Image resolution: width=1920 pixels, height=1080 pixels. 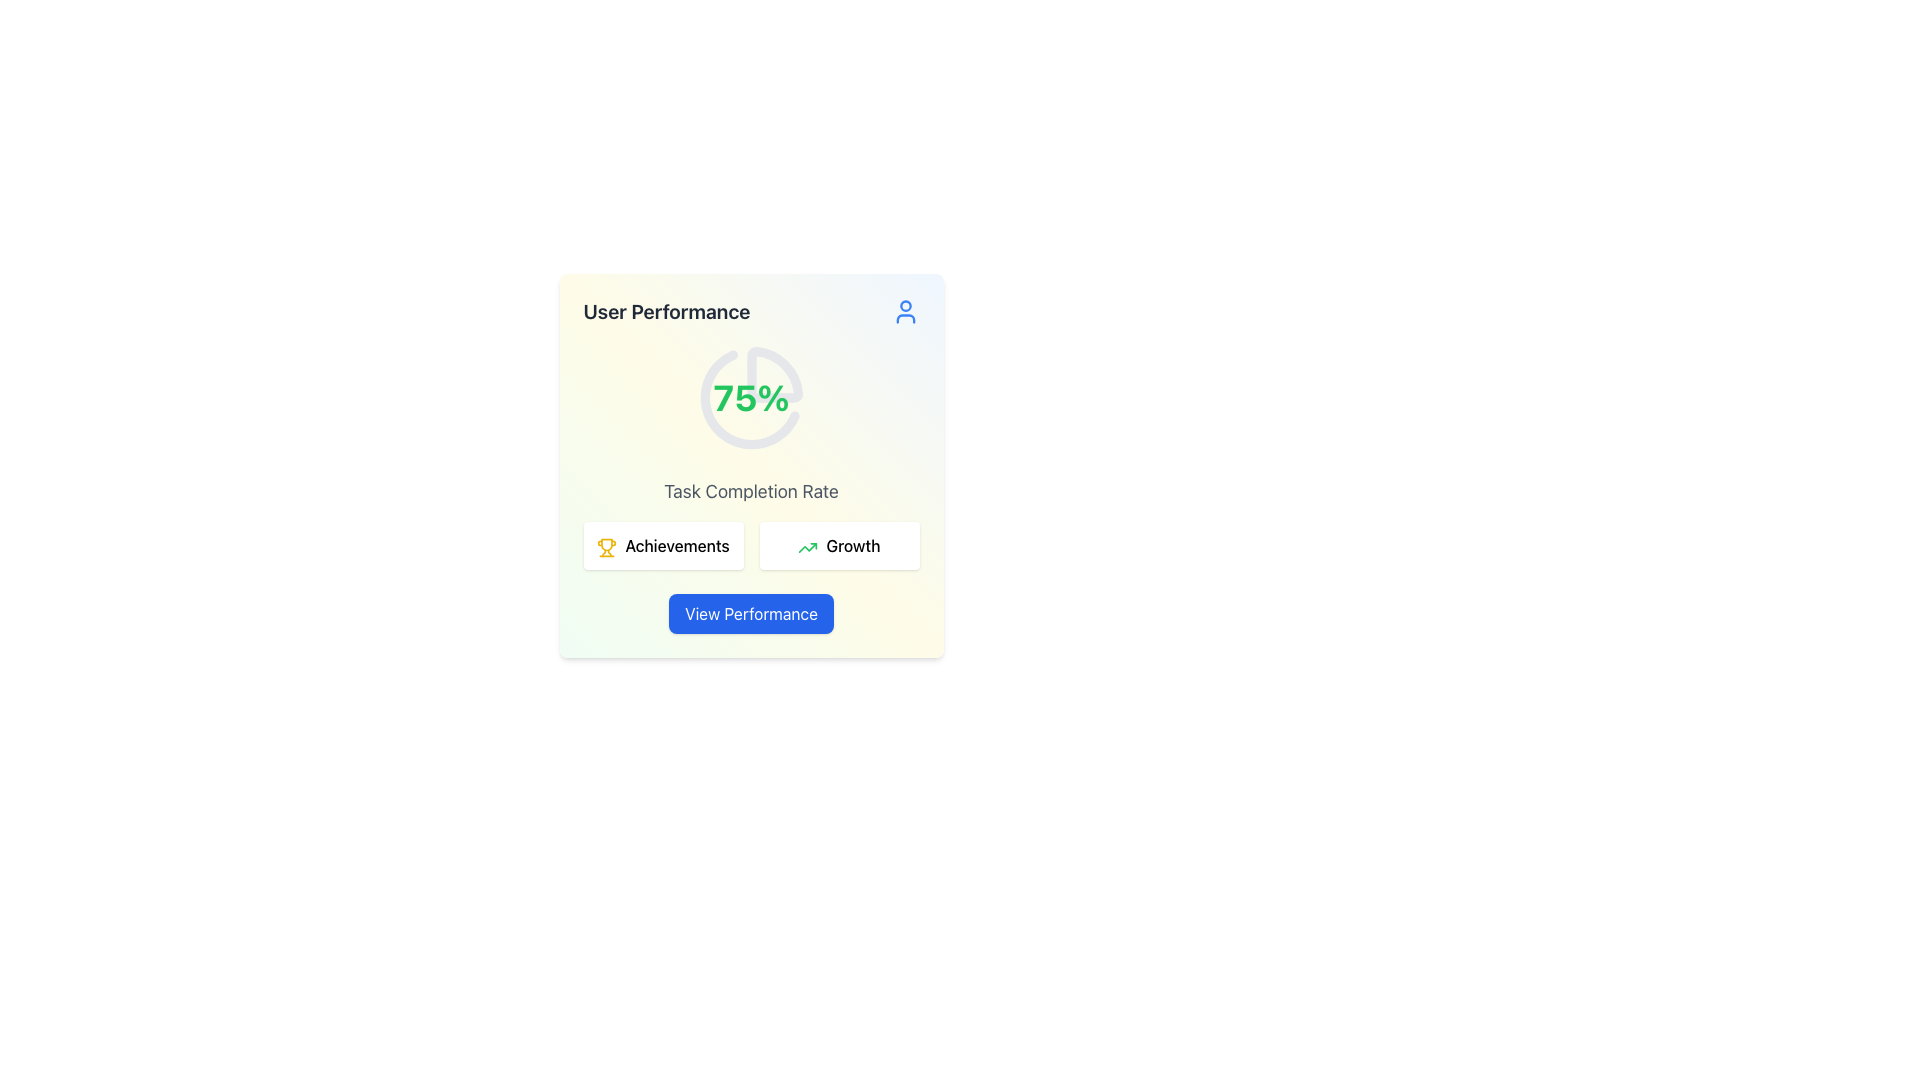 I want to click on text label that describes the associated icon for growth metrics, located to the right of the upward graph icon, so click(x=853, y=546).